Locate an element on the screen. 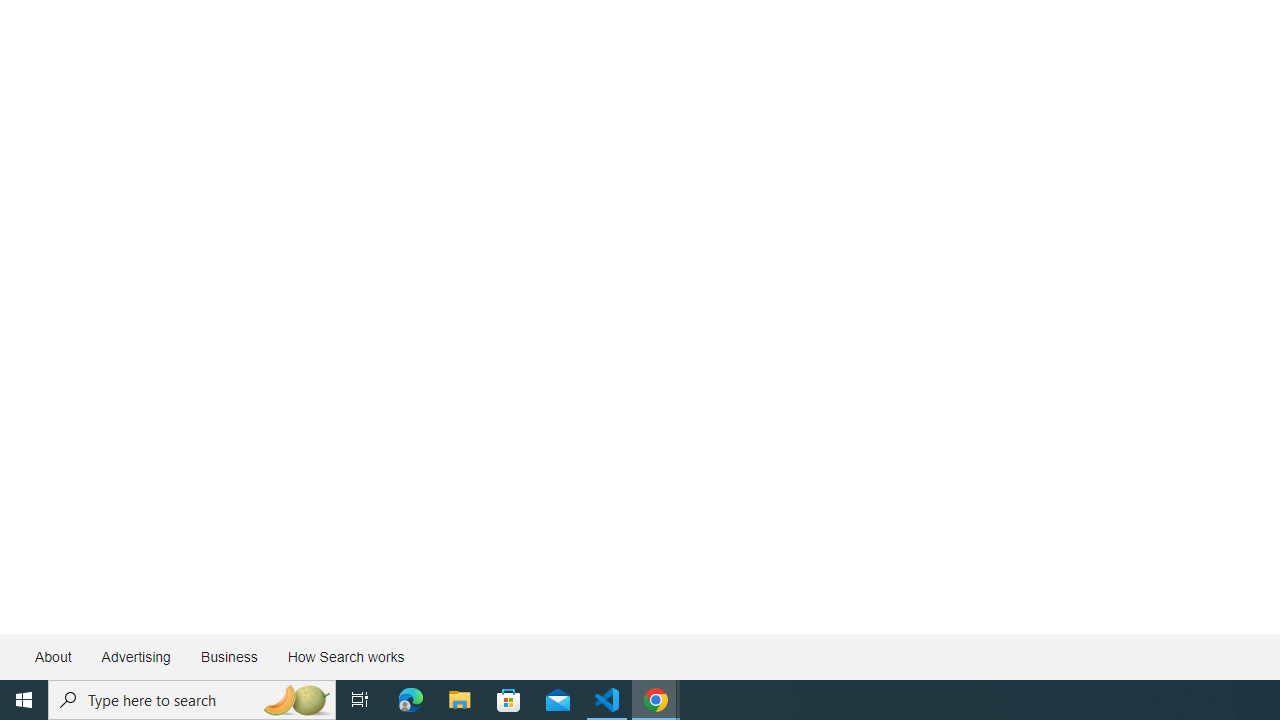 The width and height of the screenshot is (1280, 720). 'How Search works' is located at coordinates (345, 657).